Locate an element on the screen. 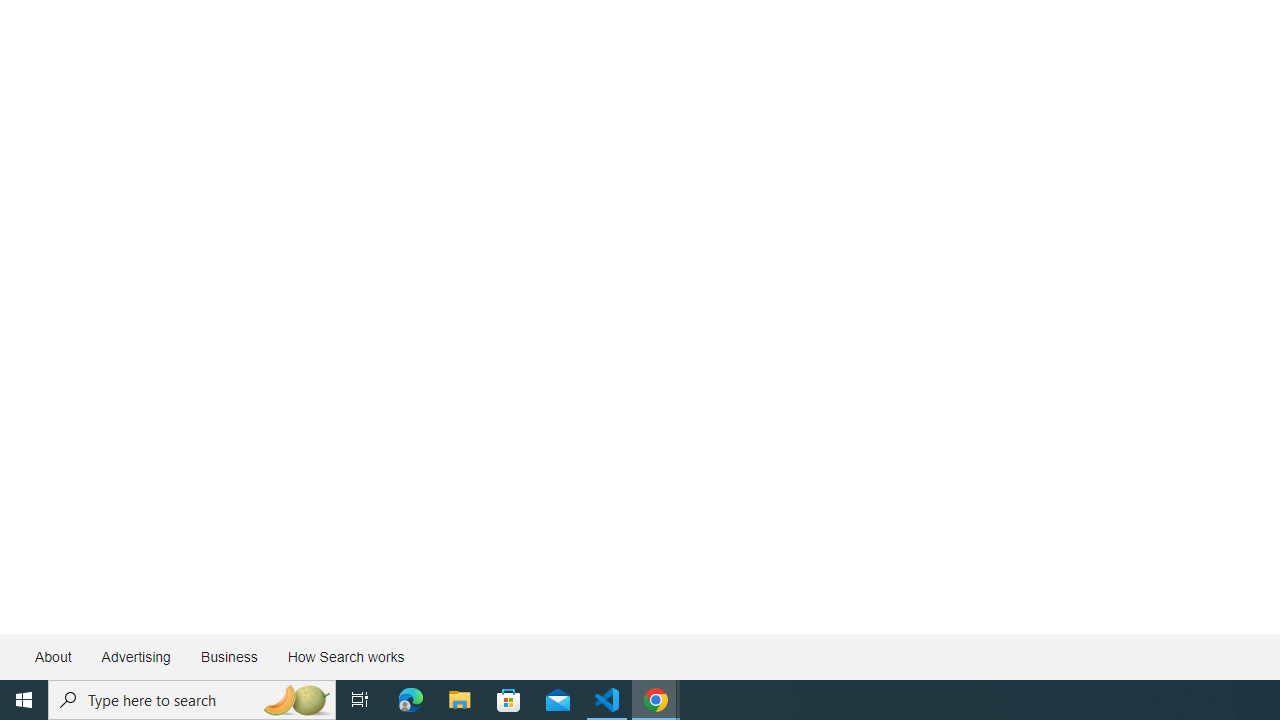 The width and height of the screenshot is (1280, 720). 'How Search works' is located at coordinates (345, 657).